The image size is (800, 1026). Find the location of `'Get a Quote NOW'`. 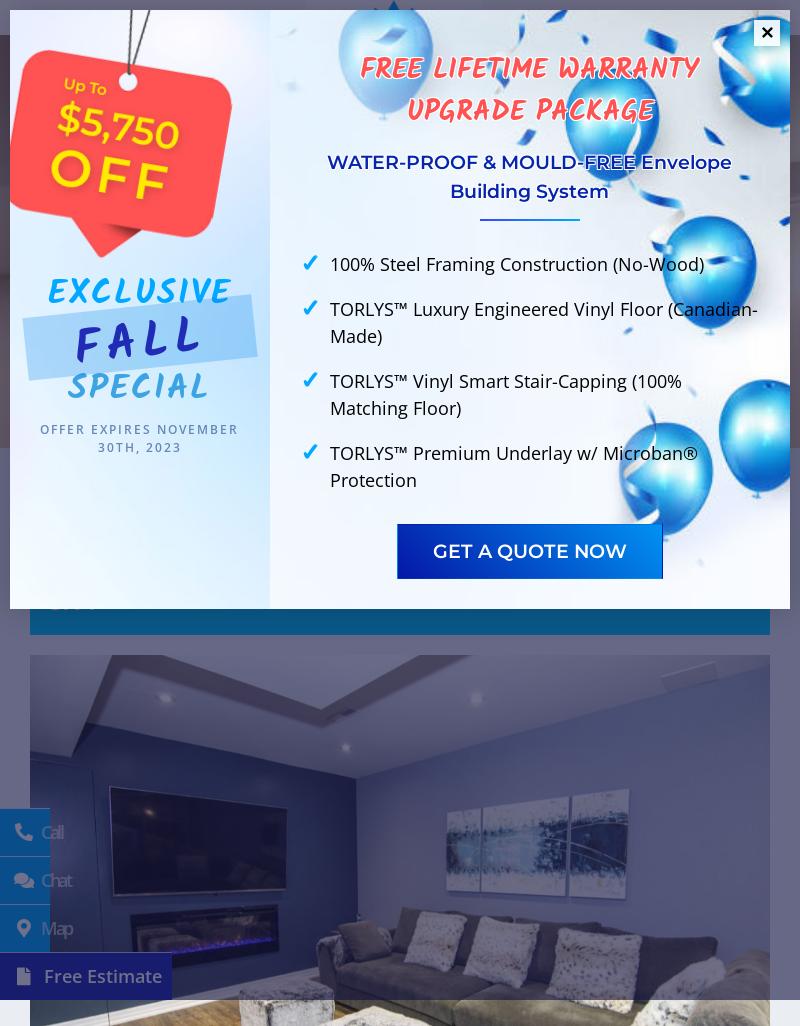

'Get a Quote NOW' is located at coordinates (528, 550).